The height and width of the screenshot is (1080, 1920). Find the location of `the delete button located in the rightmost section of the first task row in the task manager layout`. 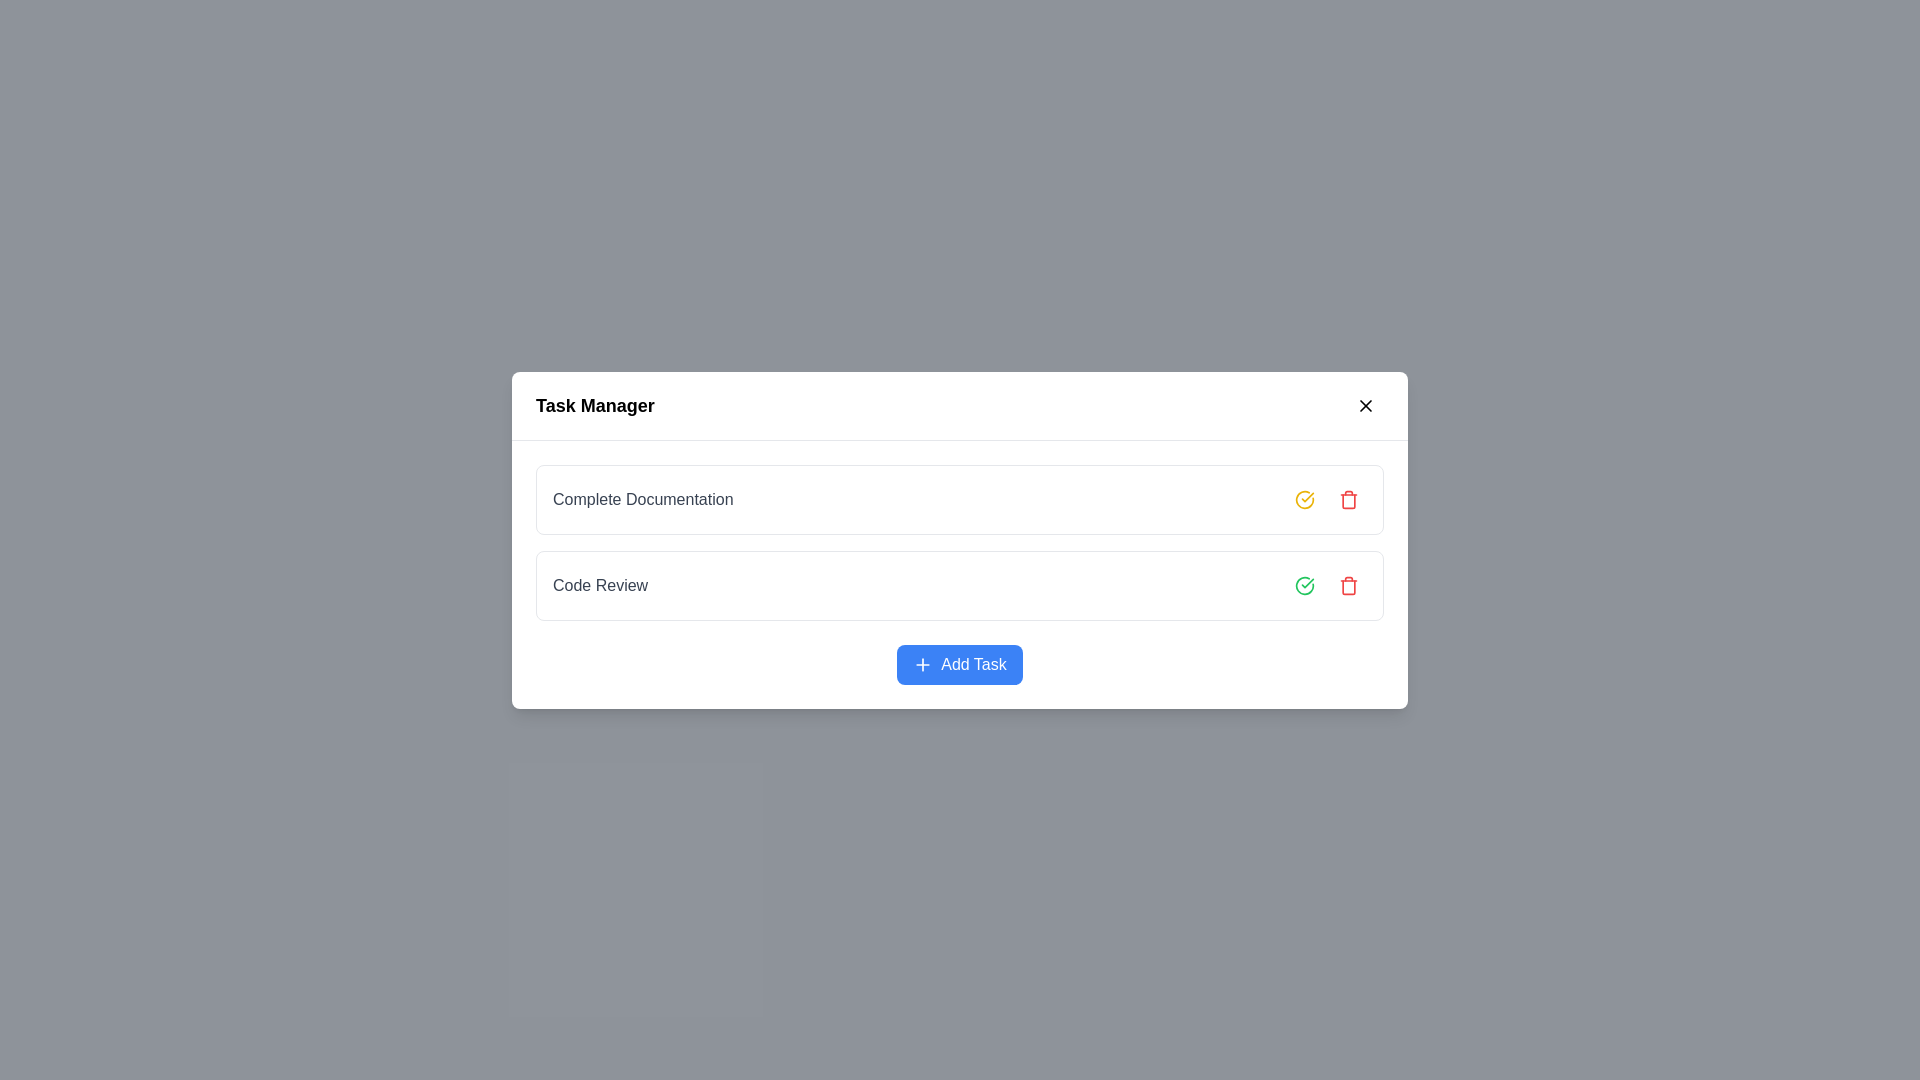

the delete button located in the rightmost section of the first task row in the task manager layout is located at coordinates (1348, 497).